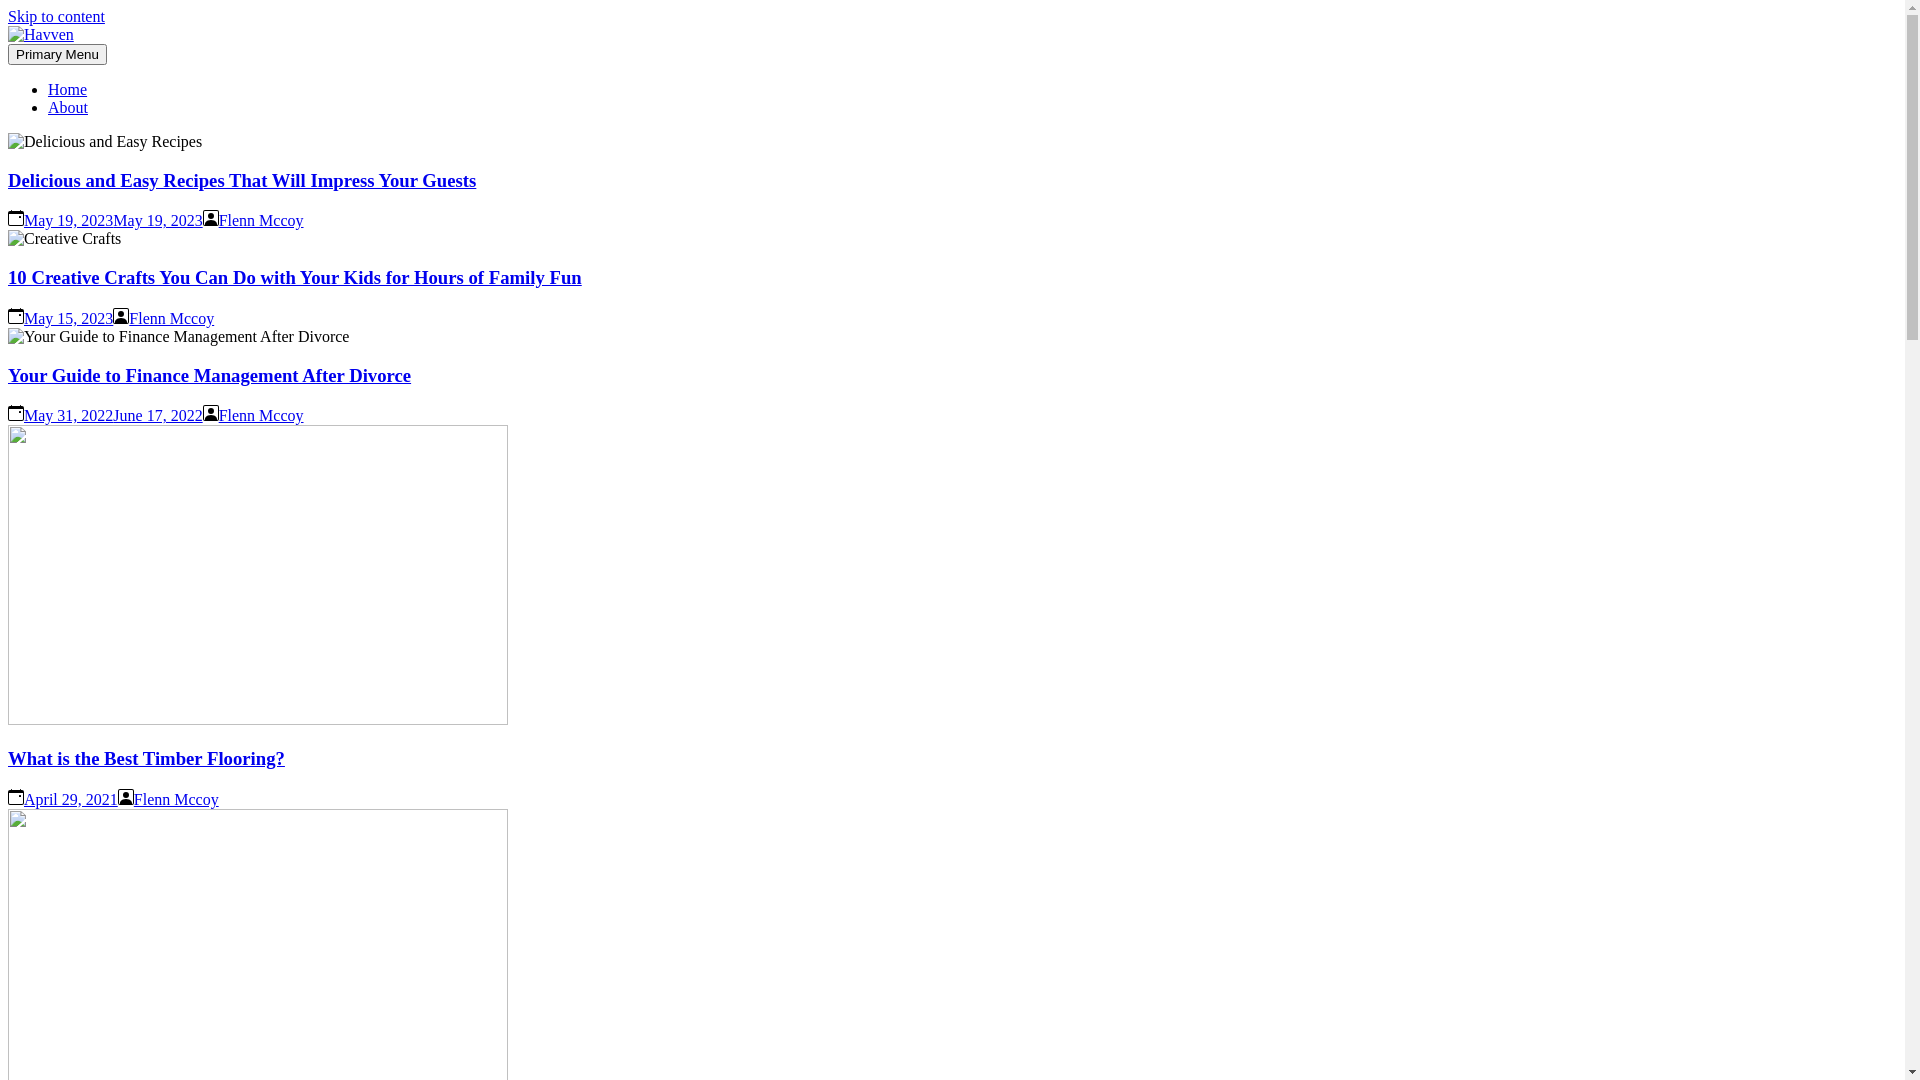 This screenshot has width=1920, height=1080. What do you see at coordinates (57, 53) in the screenshot?
I see `'Primary Menu'` at bounding box center [57, 53].